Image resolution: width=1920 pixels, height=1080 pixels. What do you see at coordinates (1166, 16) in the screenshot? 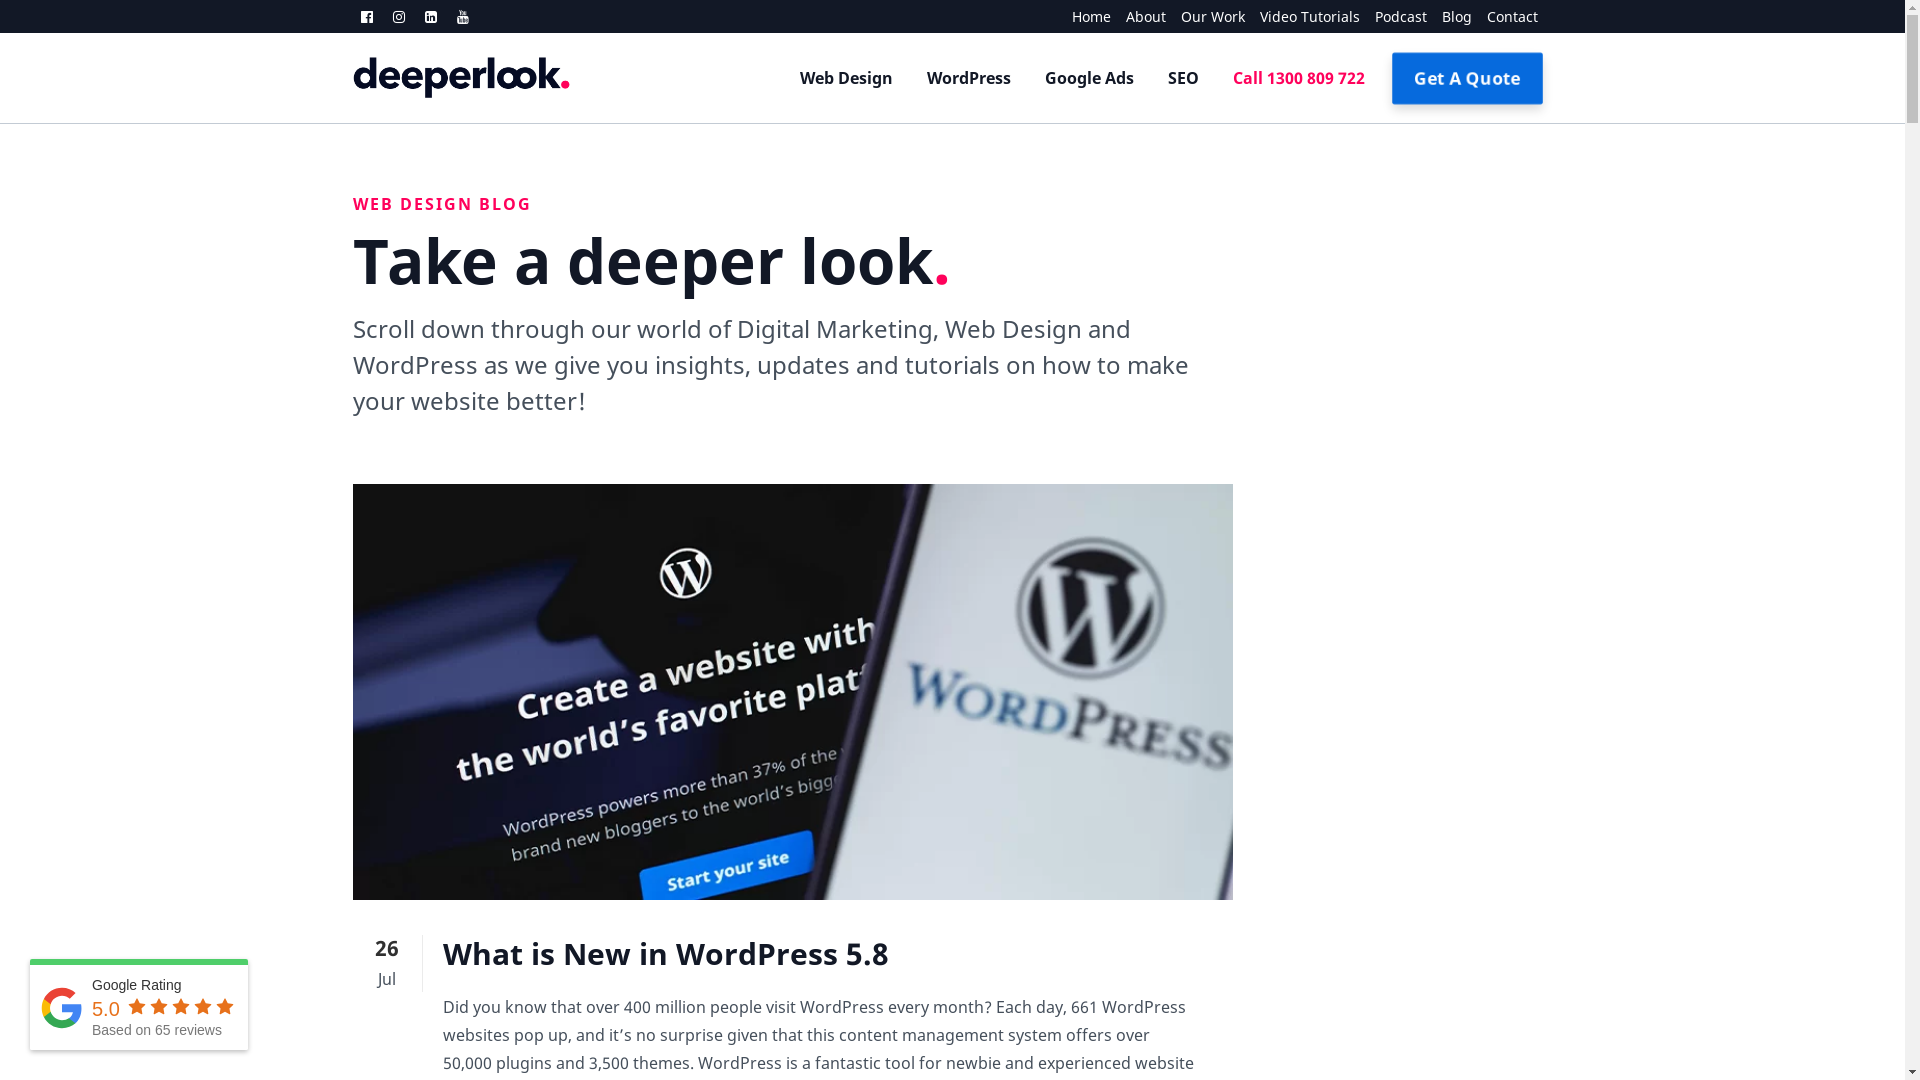
I see `'Our Work'` at bounding box center [1166, 16].